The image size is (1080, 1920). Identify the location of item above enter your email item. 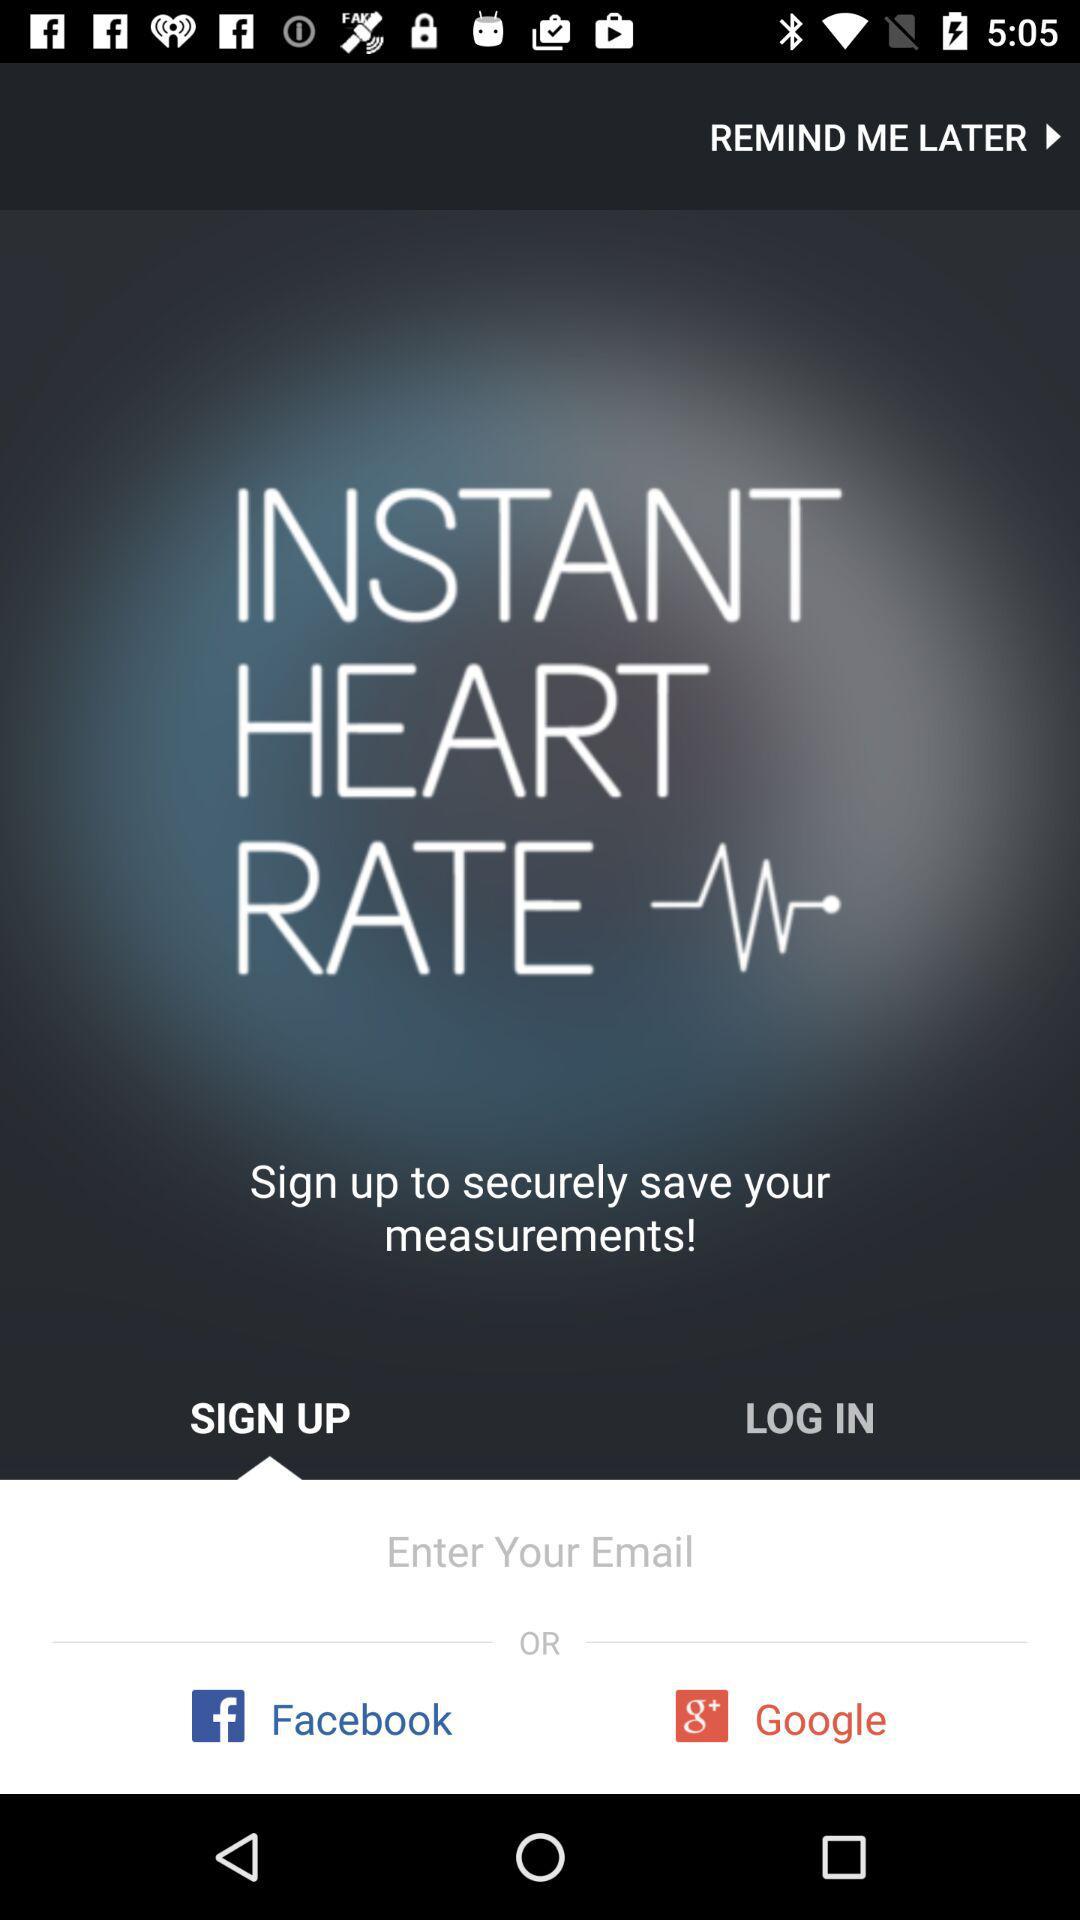
(810, 1415).